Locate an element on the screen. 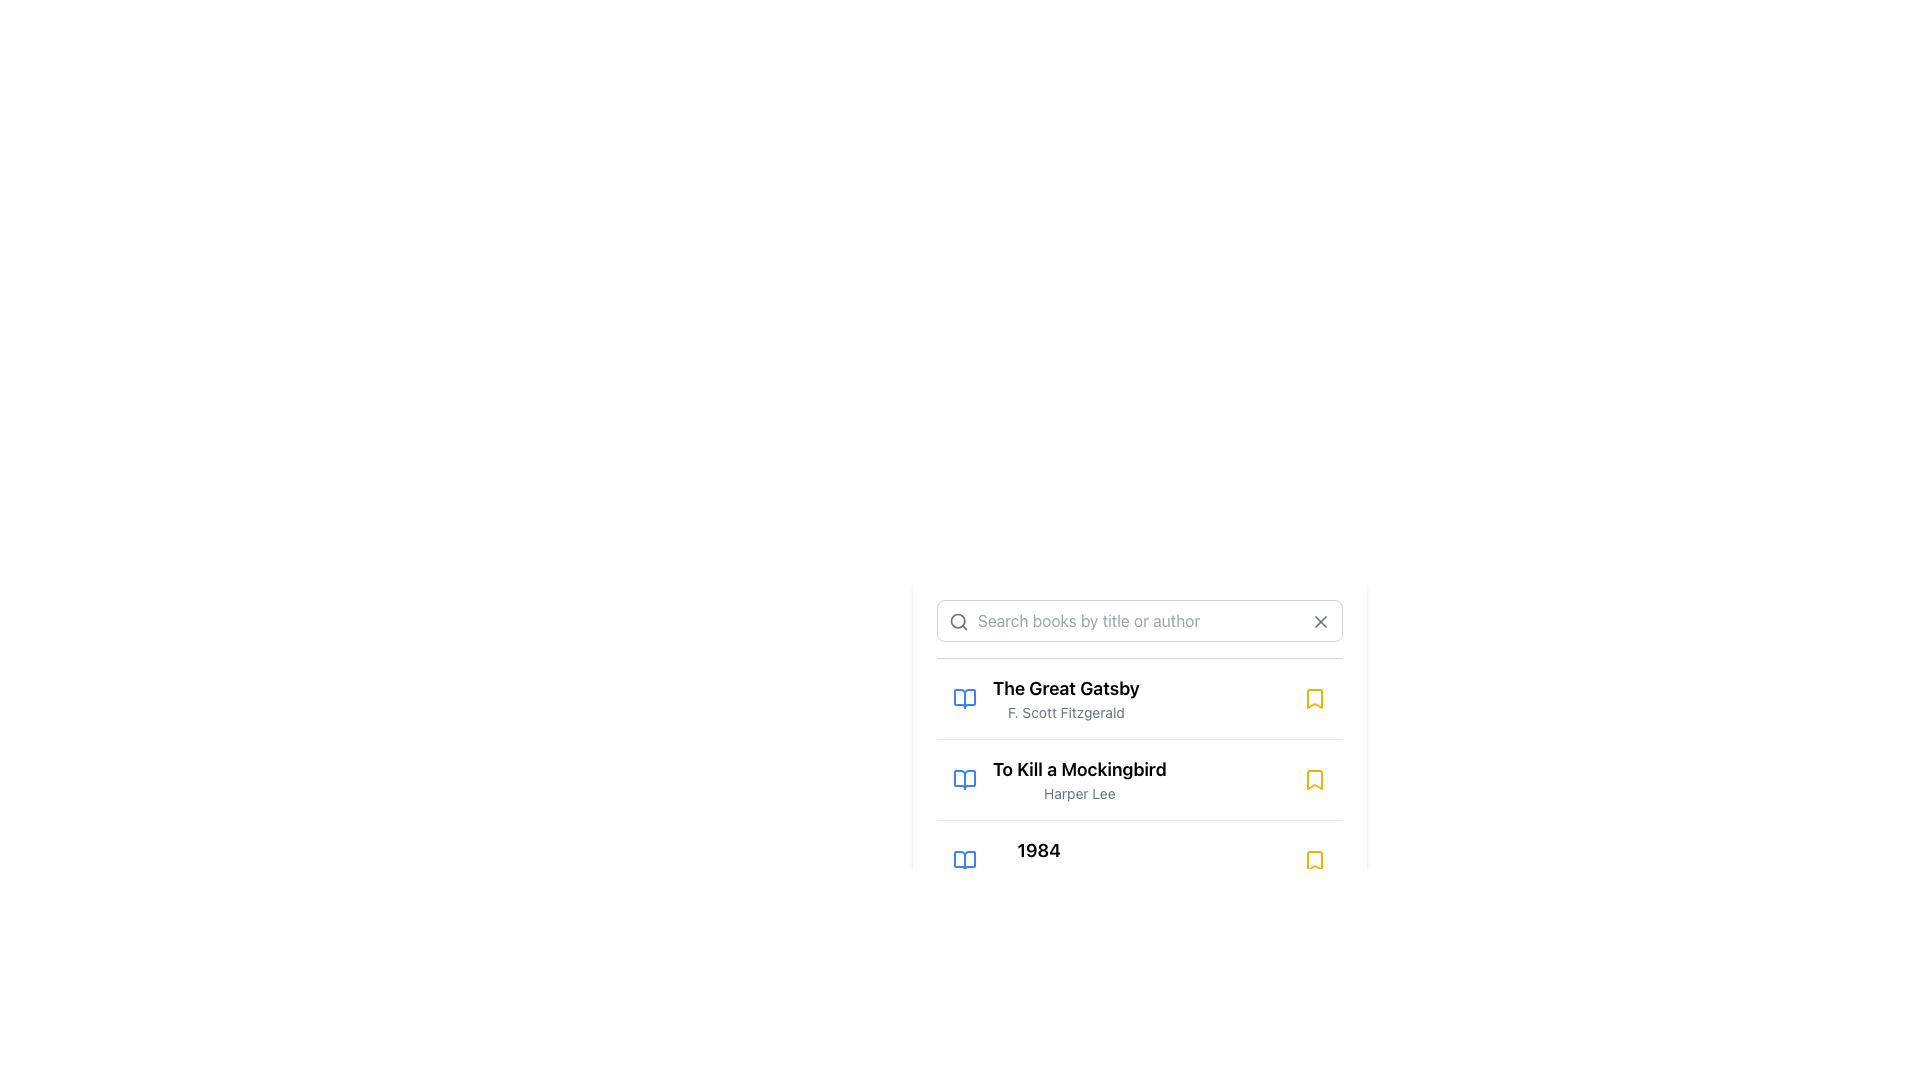  the button featuring a diagonal cross (X shape) in muted gray, located in the top-right corner of the search input field is located at coordinates (1320, 620).